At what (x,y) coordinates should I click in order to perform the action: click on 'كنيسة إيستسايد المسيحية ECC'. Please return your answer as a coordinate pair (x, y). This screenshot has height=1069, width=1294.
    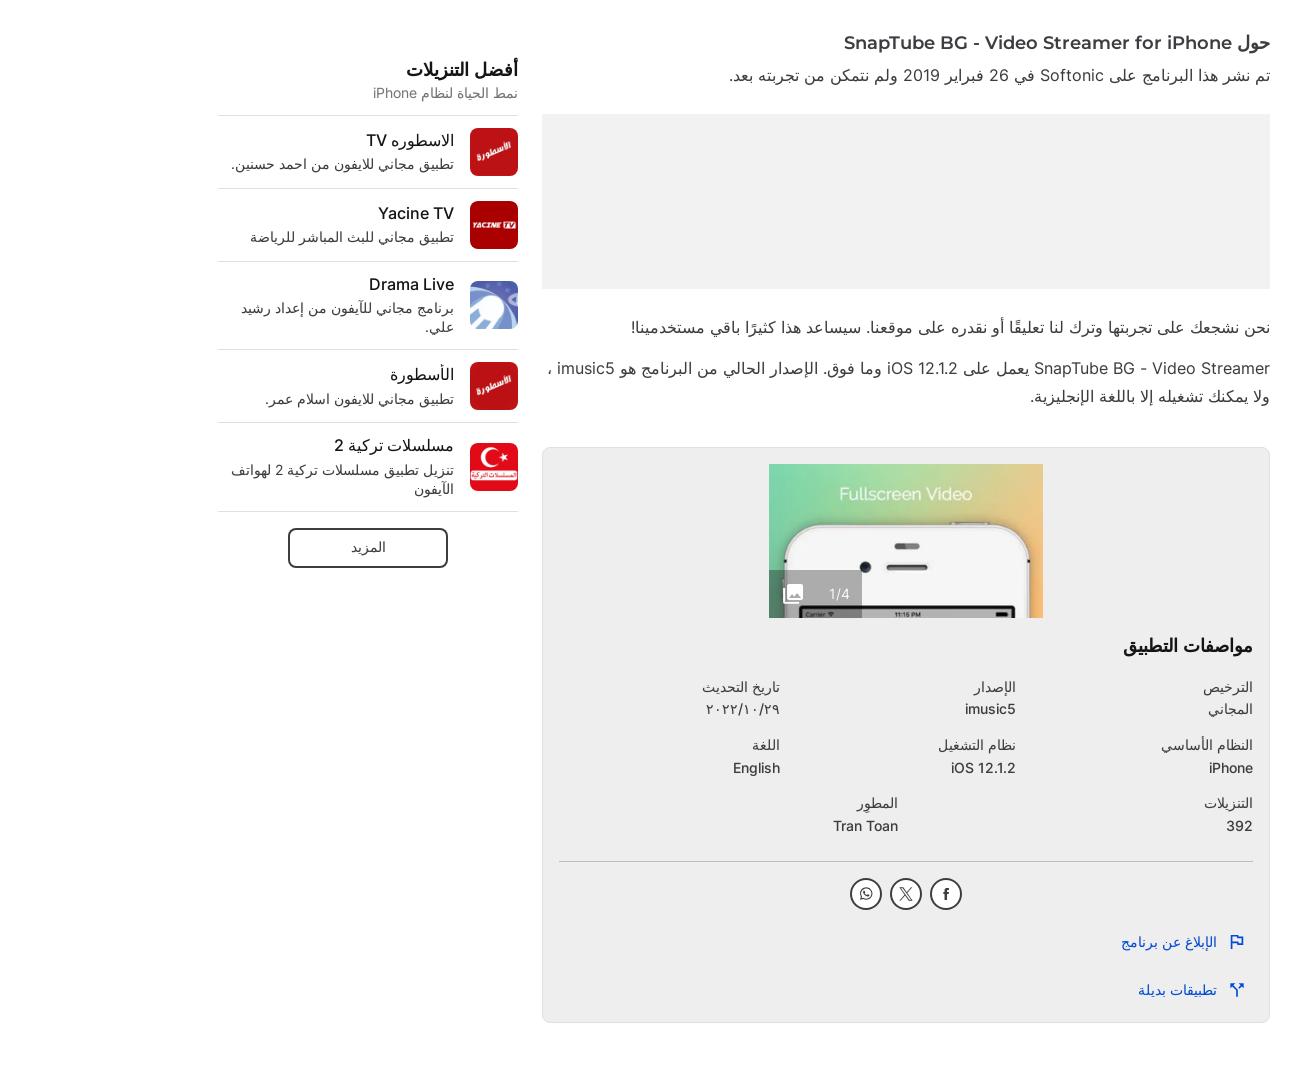
    Looking at the image, I should click on (368, 227).